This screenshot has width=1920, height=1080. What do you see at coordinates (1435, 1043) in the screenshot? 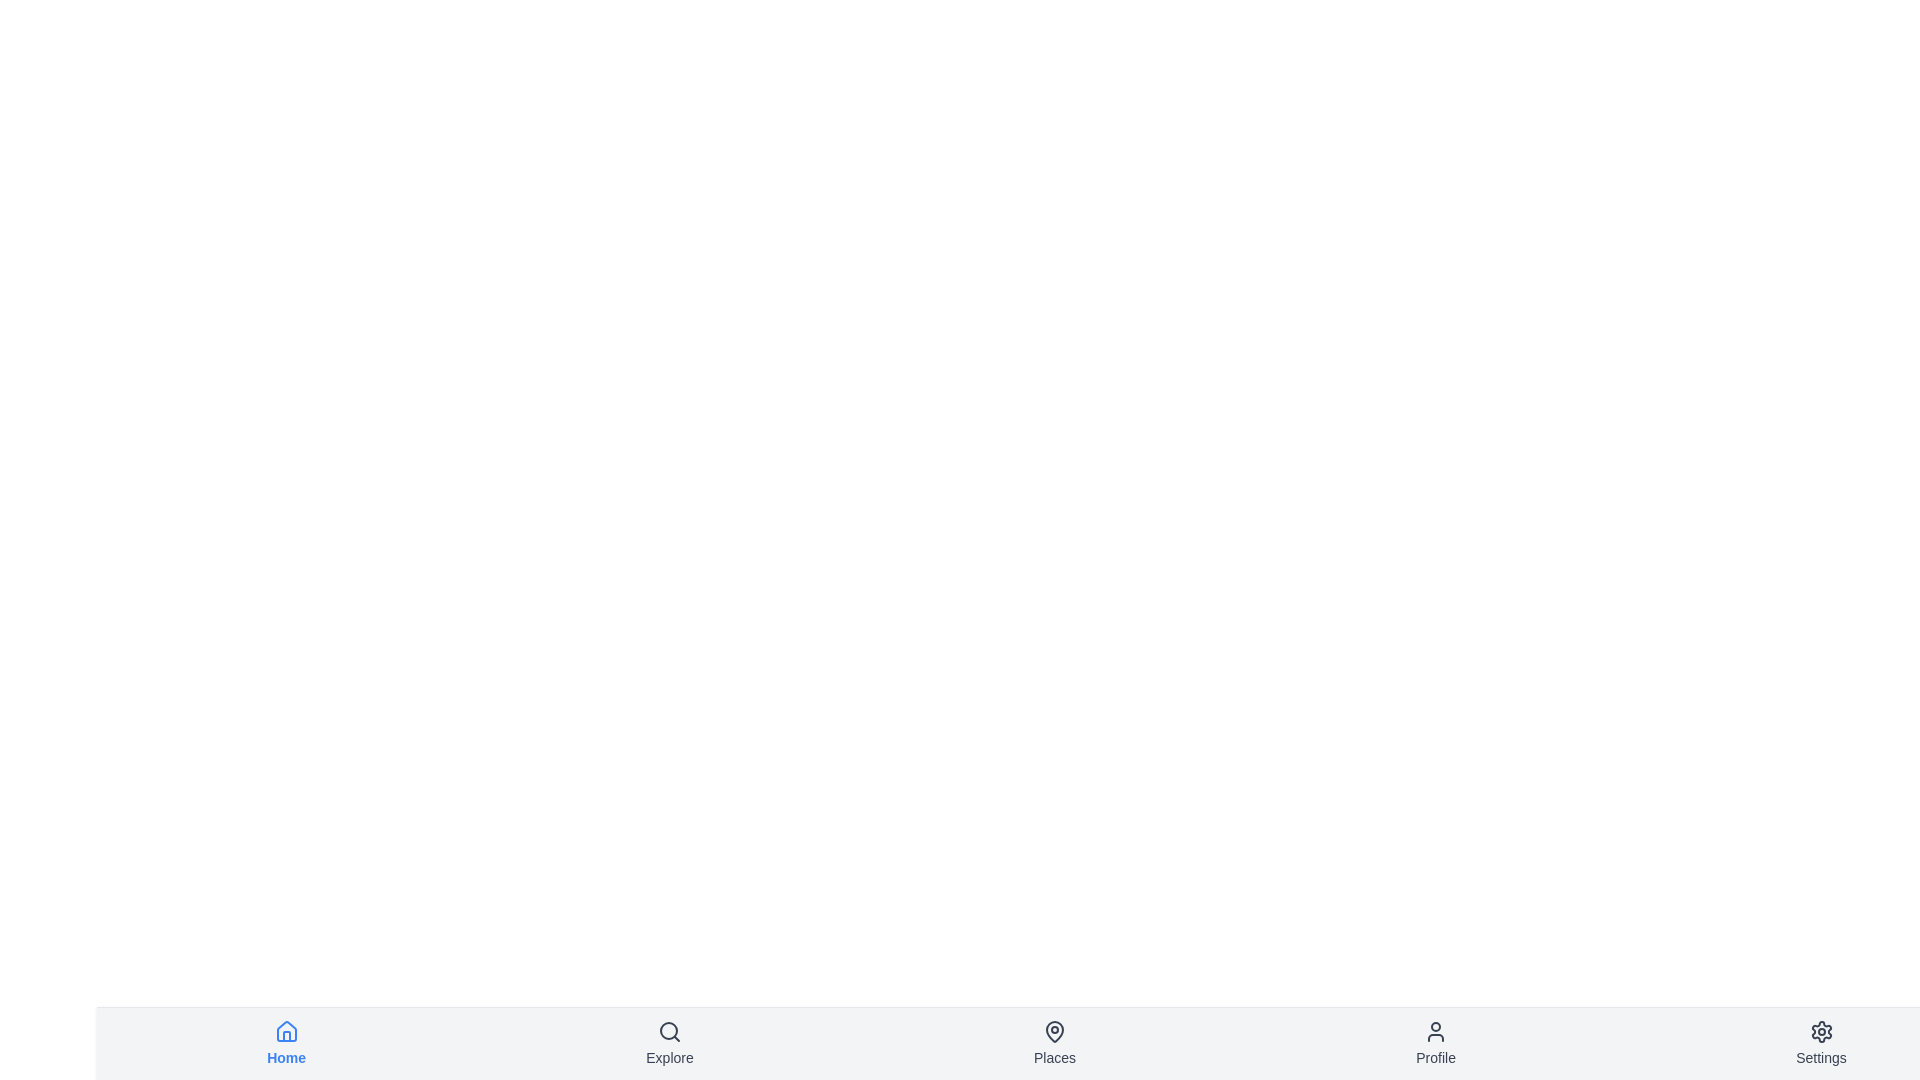
I see `the navigation item labeled Profile` at bounding box center [1435, 1043].